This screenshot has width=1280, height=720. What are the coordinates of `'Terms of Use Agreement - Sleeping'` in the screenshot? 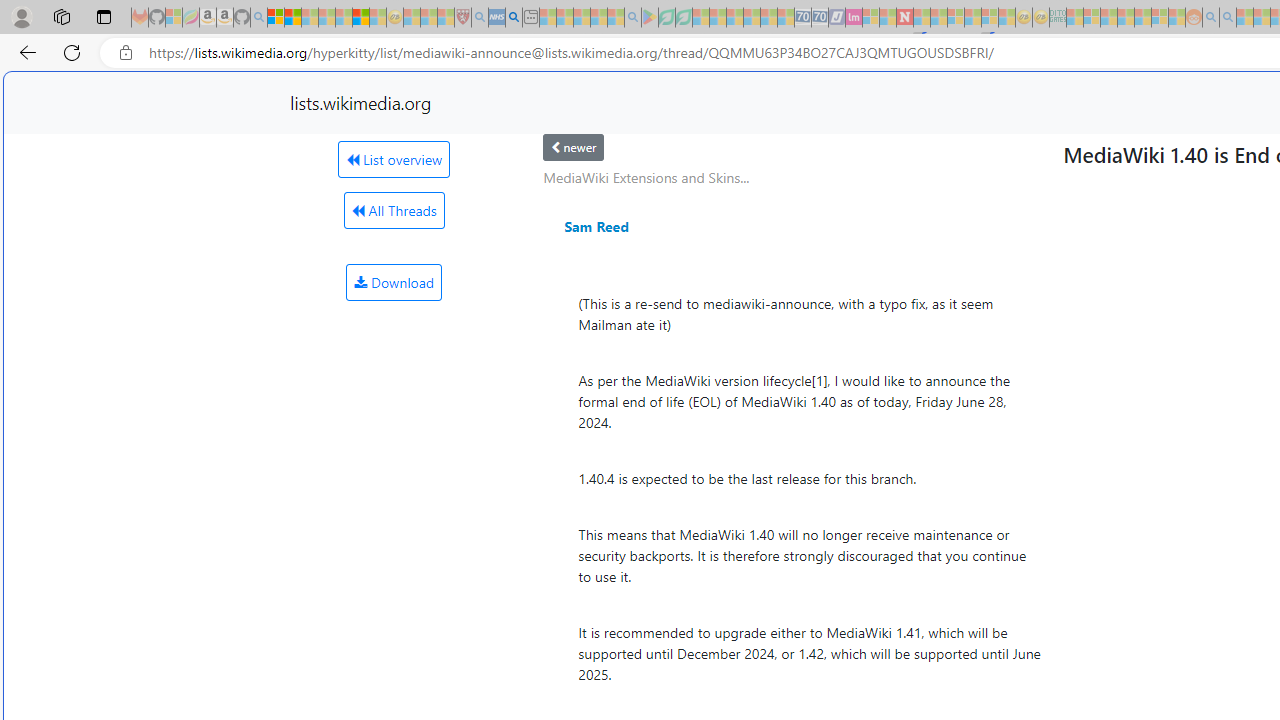 It's located at (666, 17).